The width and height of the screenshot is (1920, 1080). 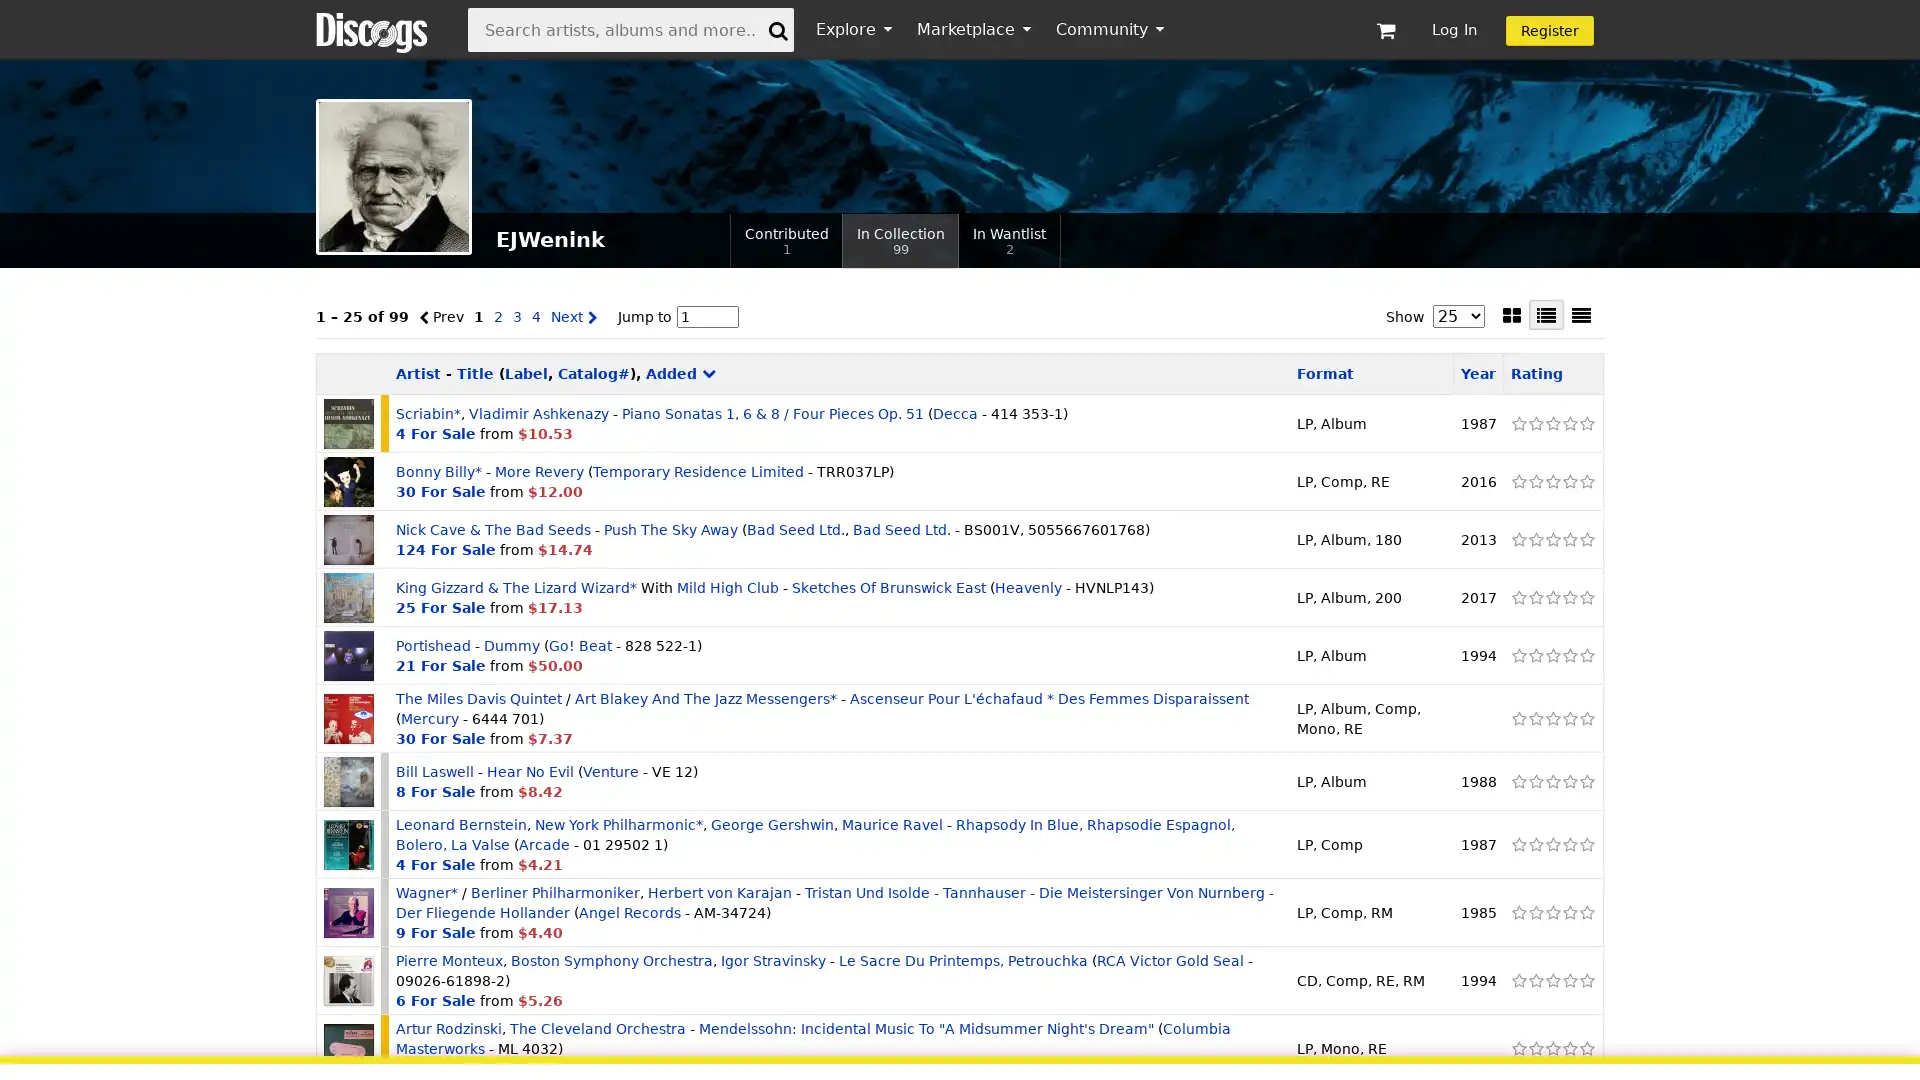 I want to click on Rate this release 4 stars., so click(x=1568, y=717).